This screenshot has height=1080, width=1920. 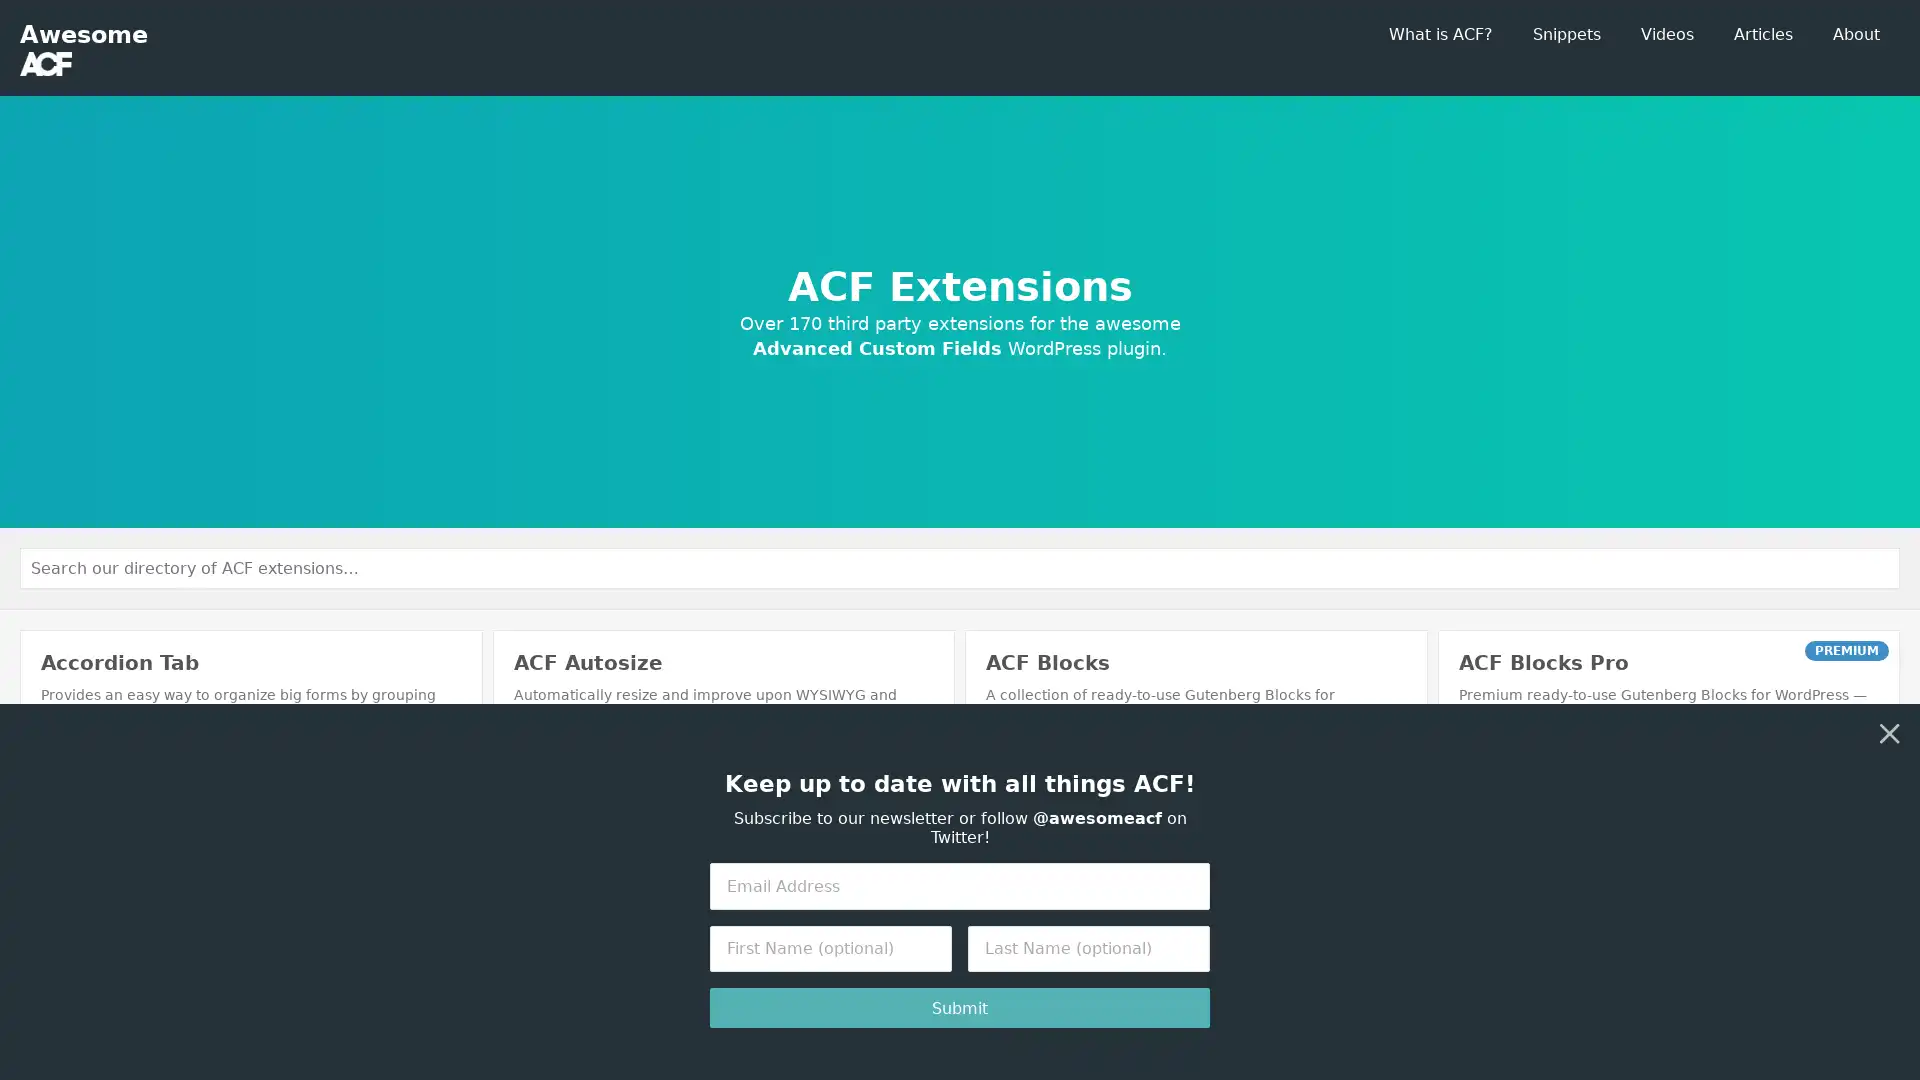 What do you see at coordinates (960, 1007) in the screenshot?
I see `Submit` at bounding box center [960, 1007].